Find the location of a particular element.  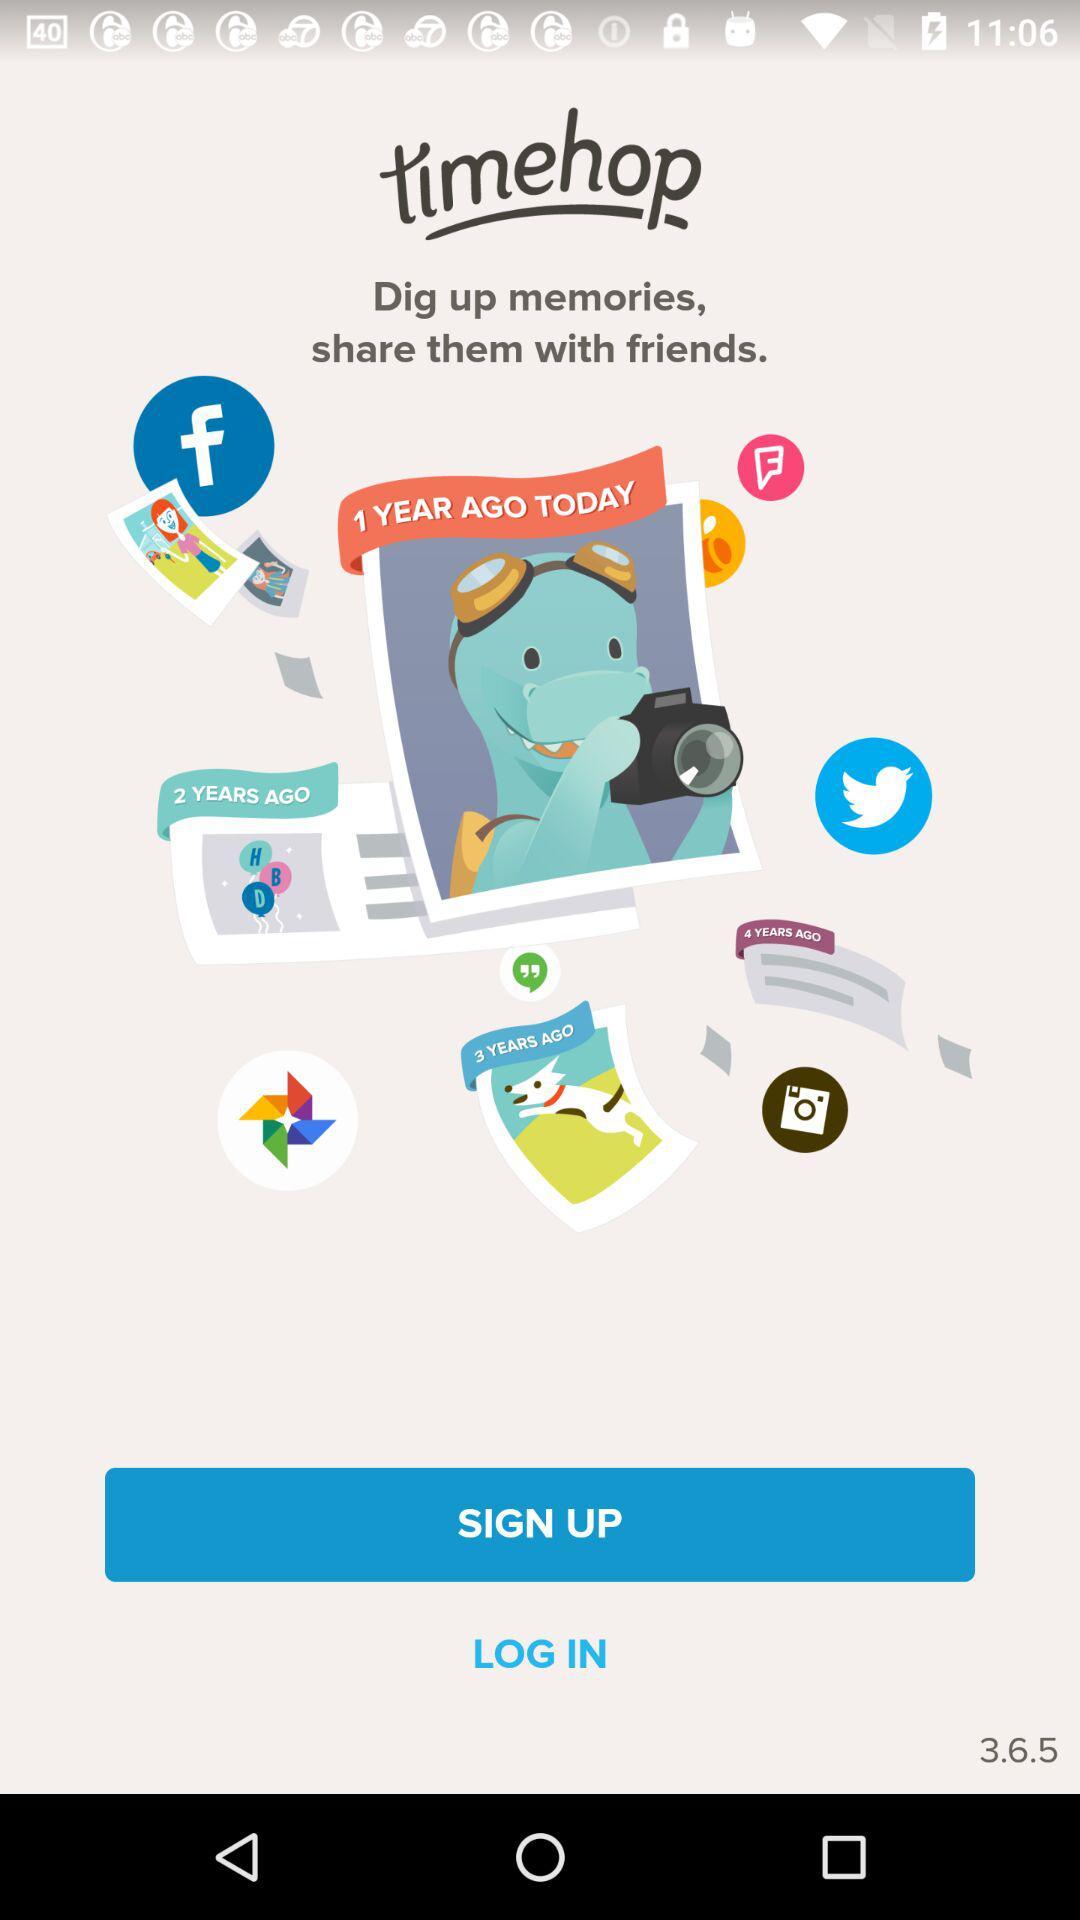

the icon above 3.6.5 is located at coordinates (540, 1655).